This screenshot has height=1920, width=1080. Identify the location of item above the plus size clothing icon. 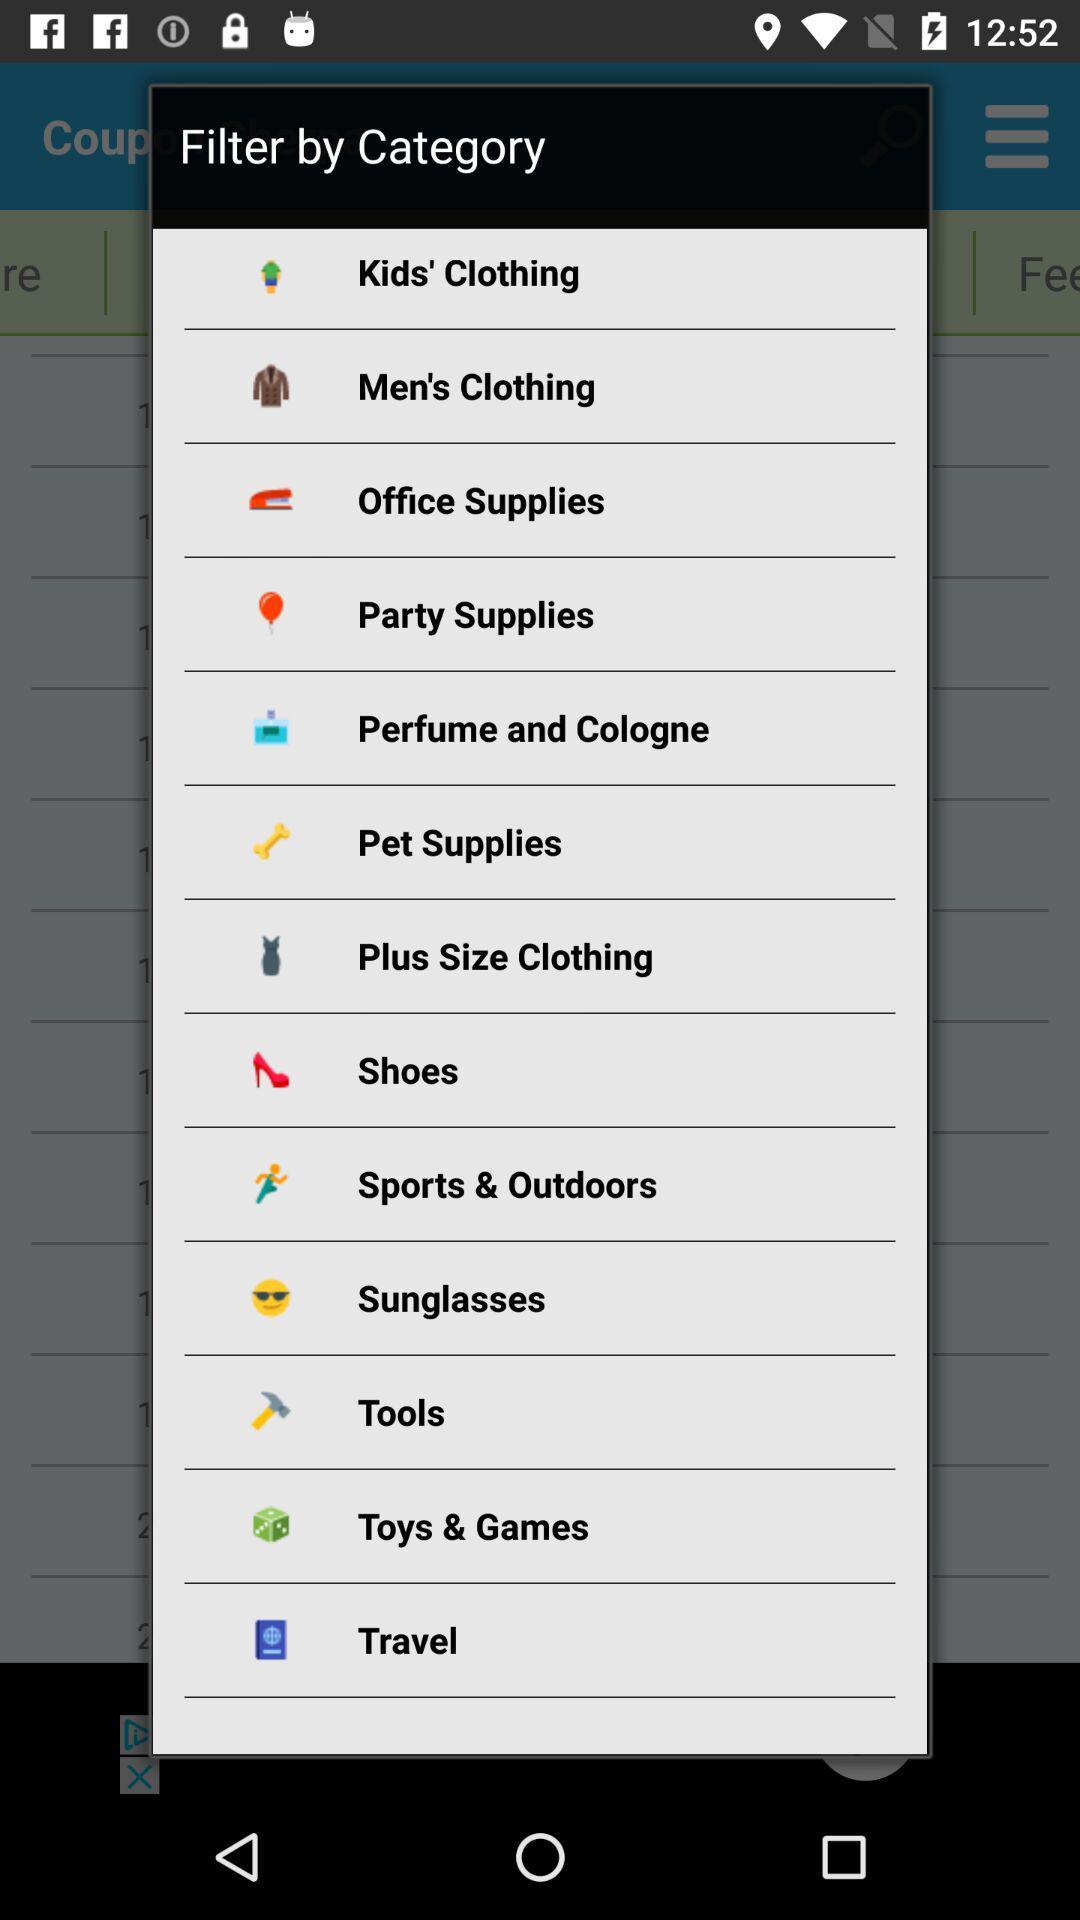
(563, 841).